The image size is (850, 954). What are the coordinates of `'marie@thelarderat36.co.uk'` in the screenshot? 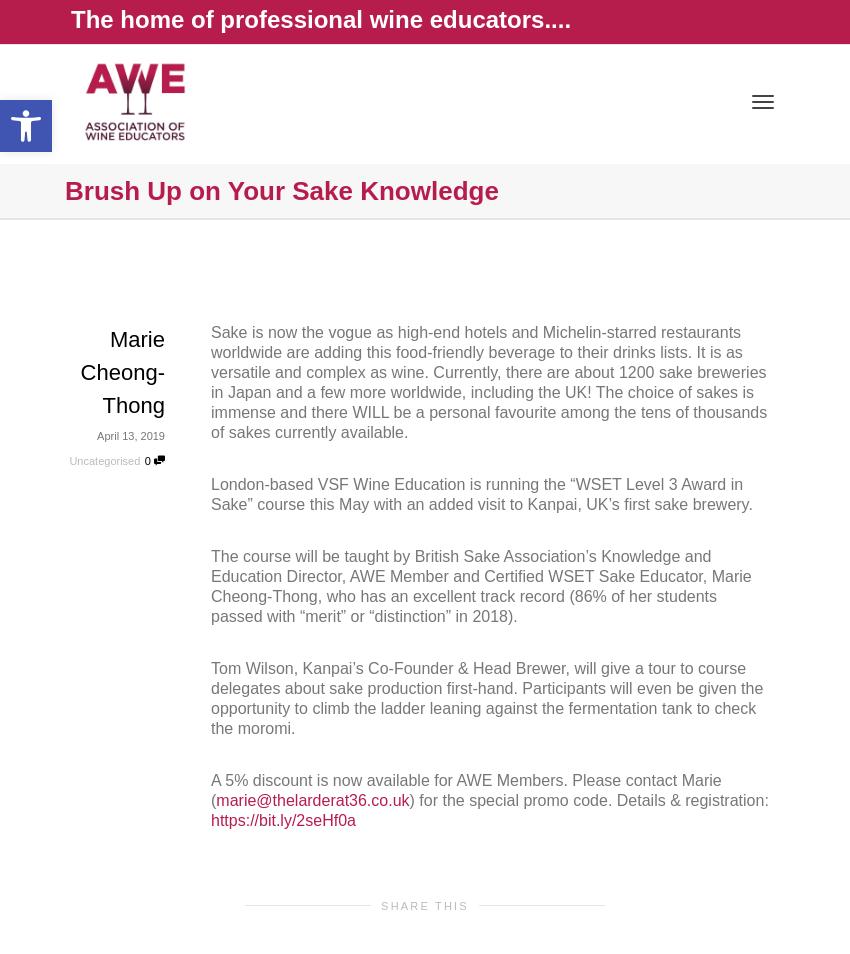 It's located at (312, 800).